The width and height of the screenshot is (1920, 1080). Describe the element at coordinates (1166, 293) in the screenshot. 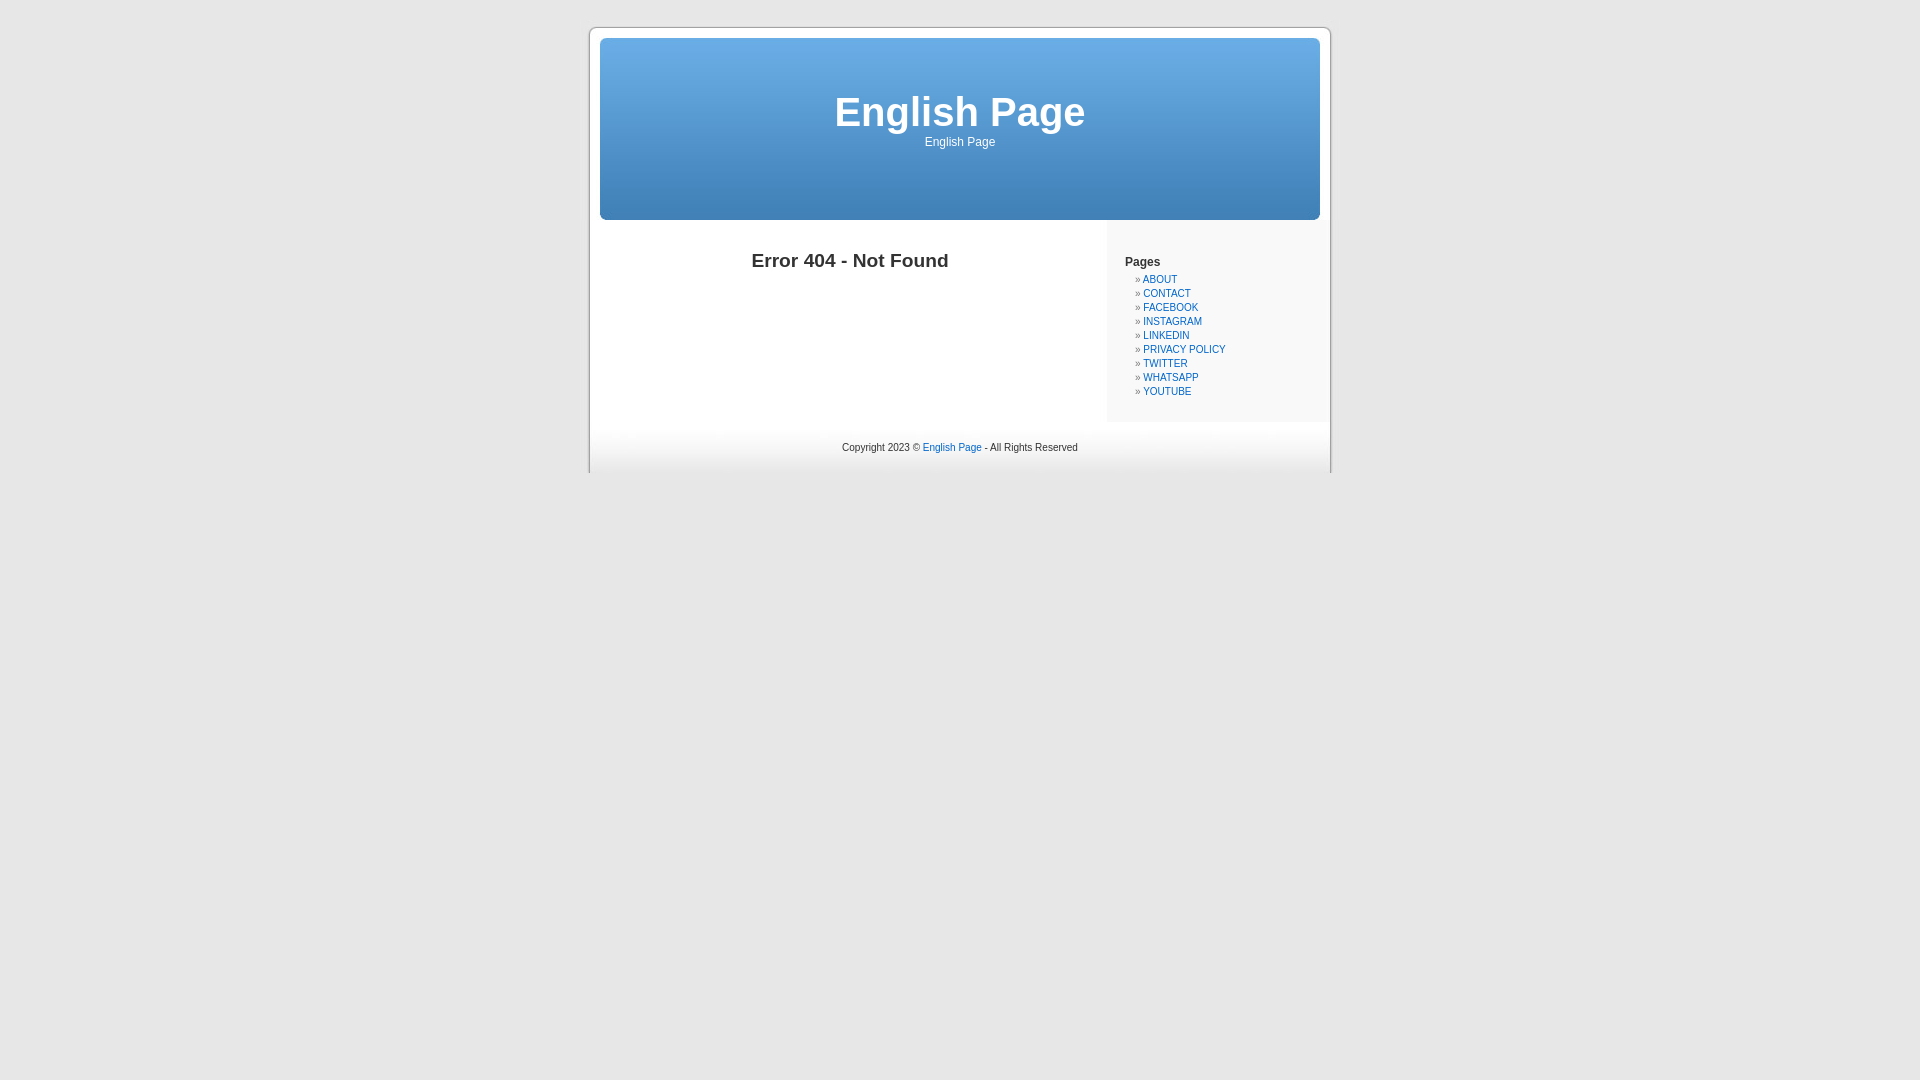

I see `'CONTACT'` at that location.